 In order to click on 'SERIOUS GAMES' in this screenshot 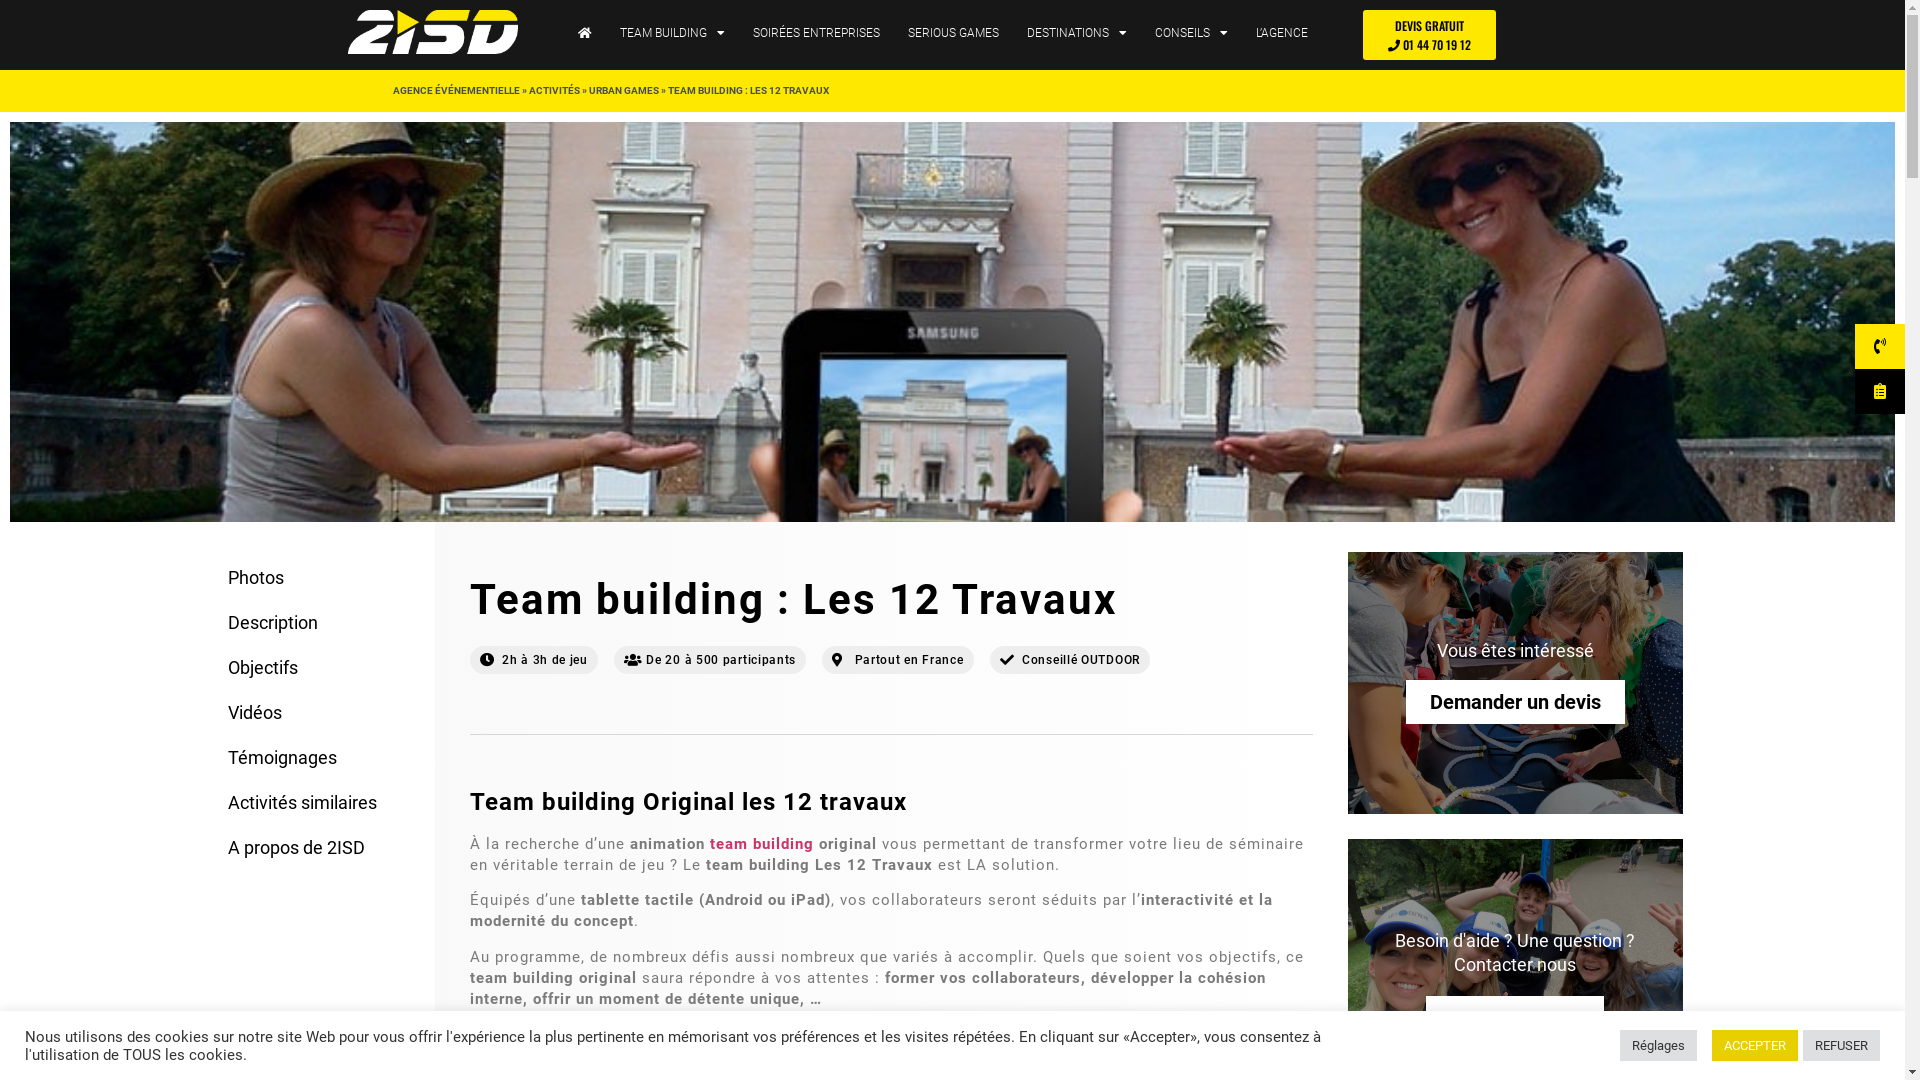, I will do `click(892, 33)`.